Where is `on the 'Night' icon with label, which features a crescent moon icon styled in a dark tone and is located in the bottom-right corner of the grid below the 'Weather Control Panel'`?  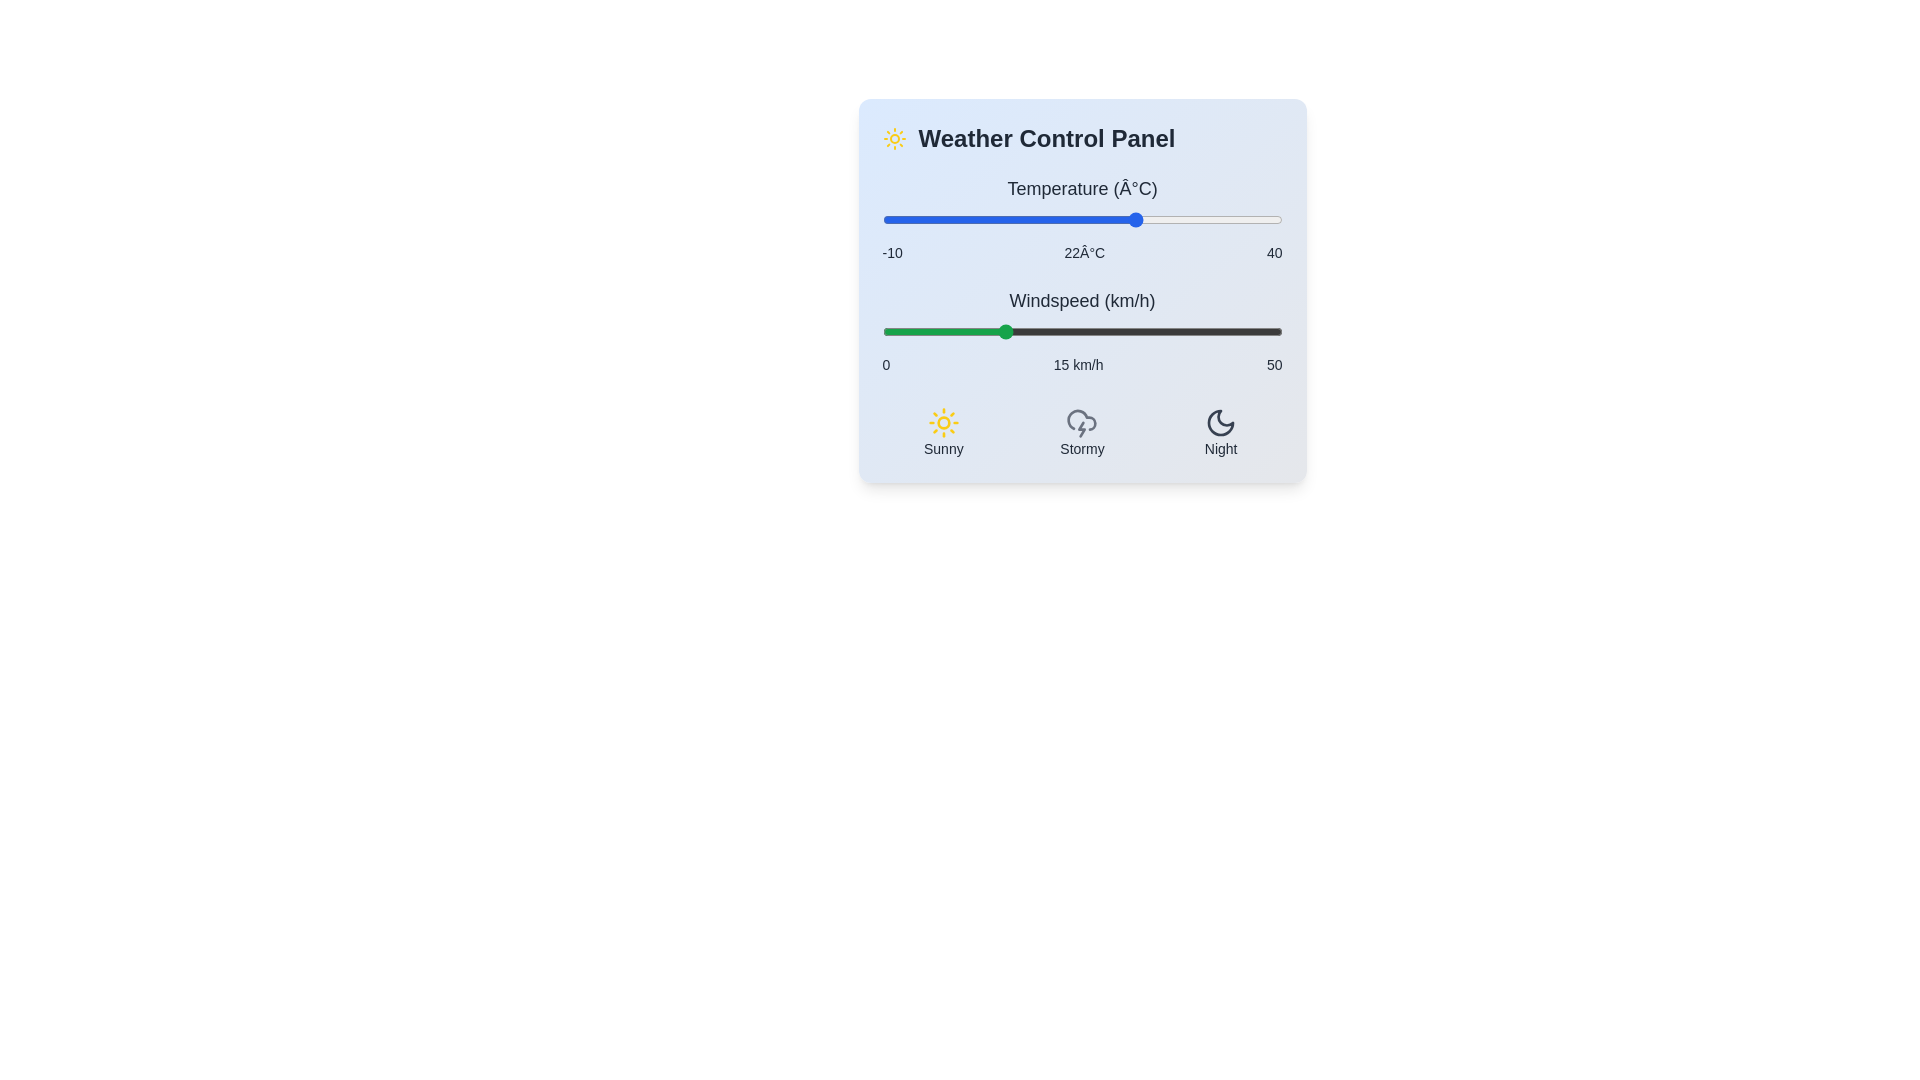 on the 'Night' icon with label, which features a crescent moon icon styled in a dark tone and is located in the bottom-right corner of the grid below the 'Weather Control Panel' is located at coordinates (1220, 431).